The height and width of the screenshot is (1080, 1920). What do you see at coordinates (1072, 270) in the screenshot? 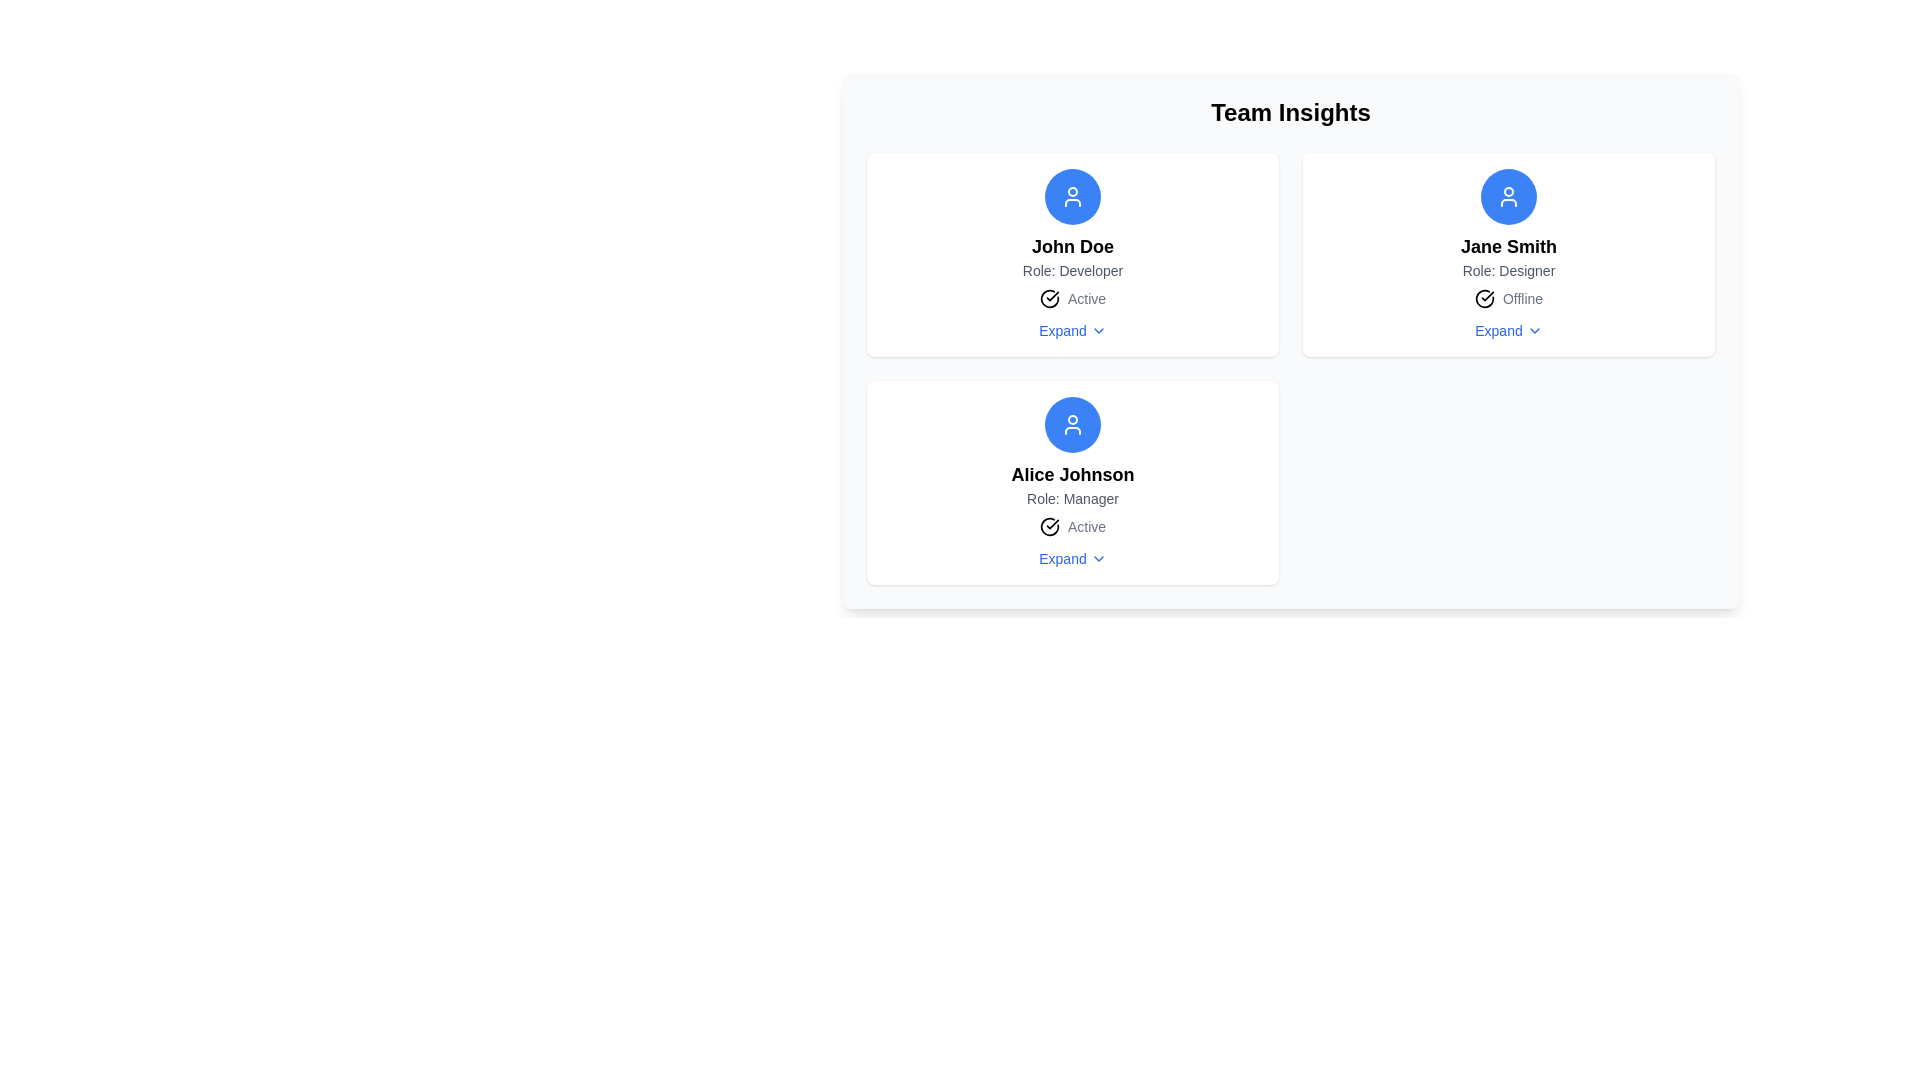
I see `the 'Role: Developer' text label, which is styled with small gray text and positioned between the 'John Doe' name label and the 'Active' status label in the Team Insights panel` at bounding box center [1072, 270].